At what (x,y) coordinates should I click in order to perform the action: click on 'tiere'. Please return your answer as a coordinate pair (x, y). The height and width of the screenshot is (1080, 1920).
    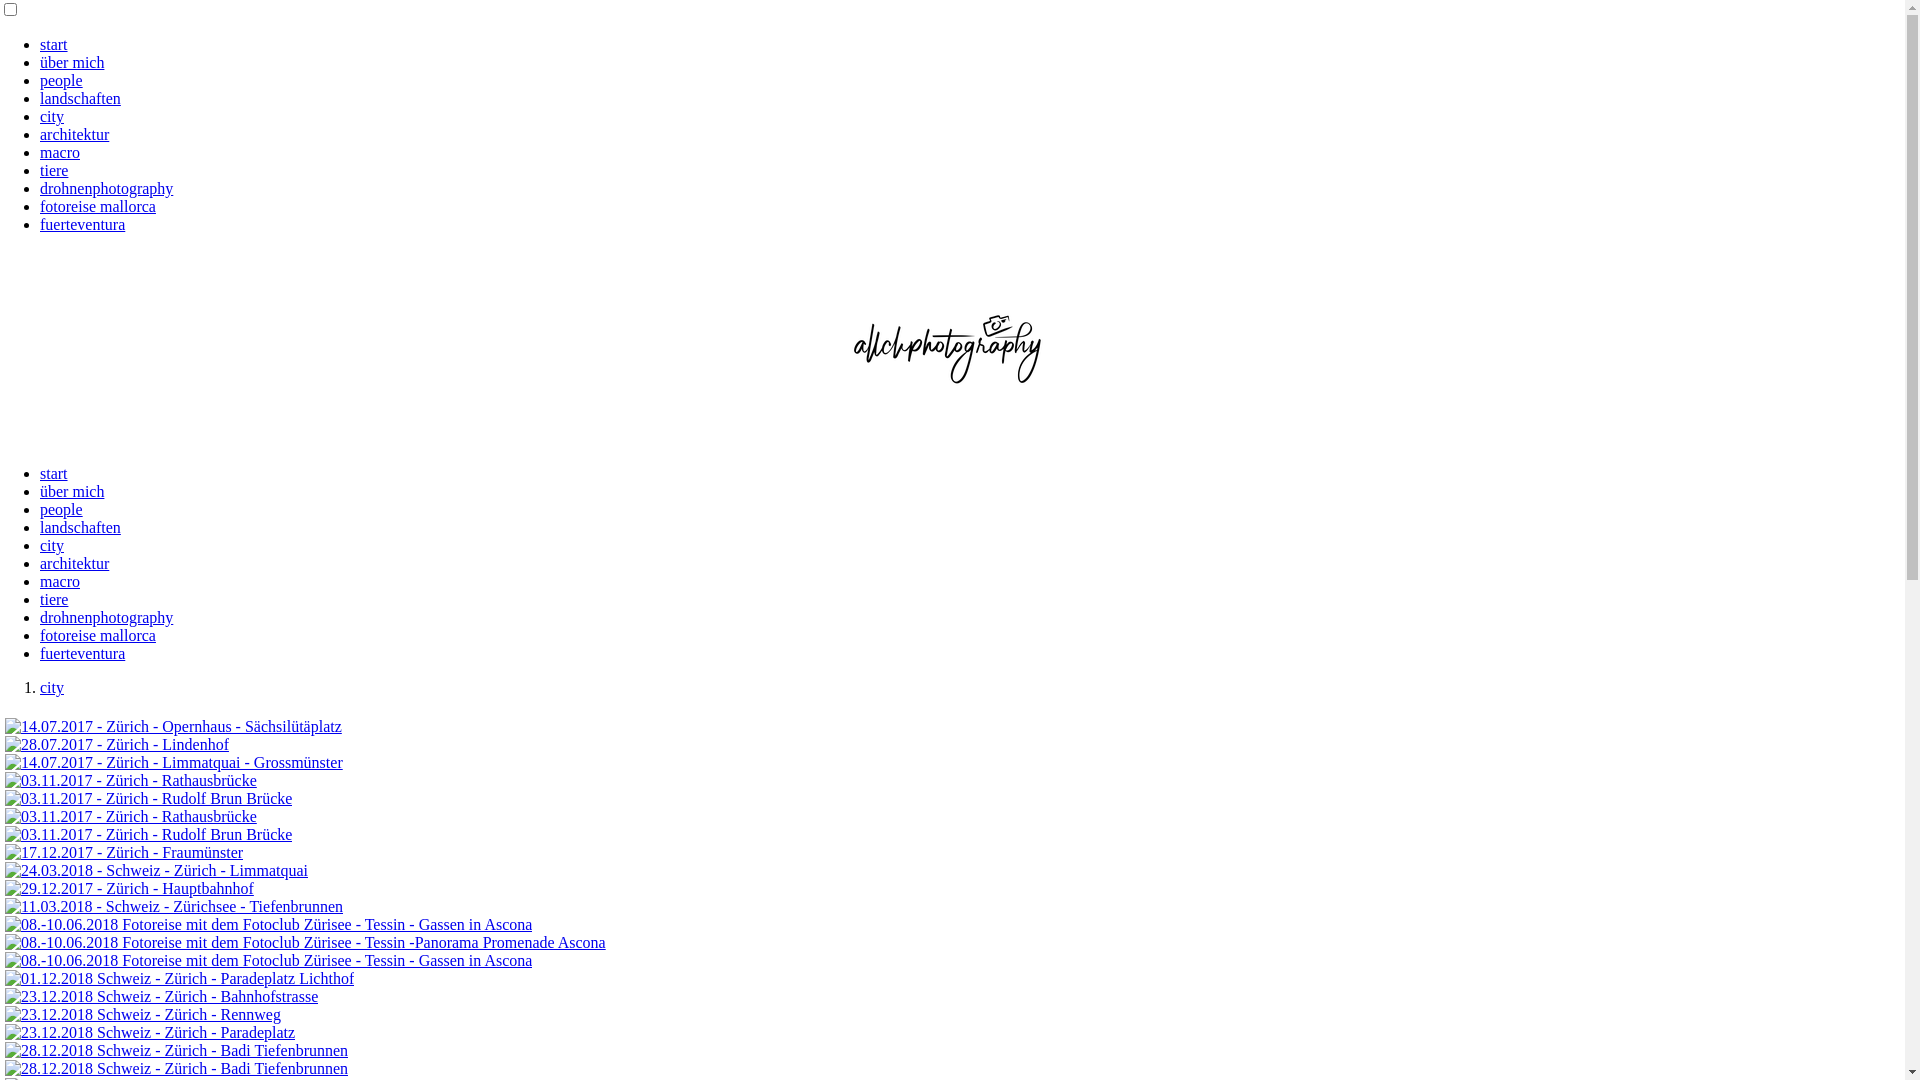
    Looking at the image, I should click on (53, 169).